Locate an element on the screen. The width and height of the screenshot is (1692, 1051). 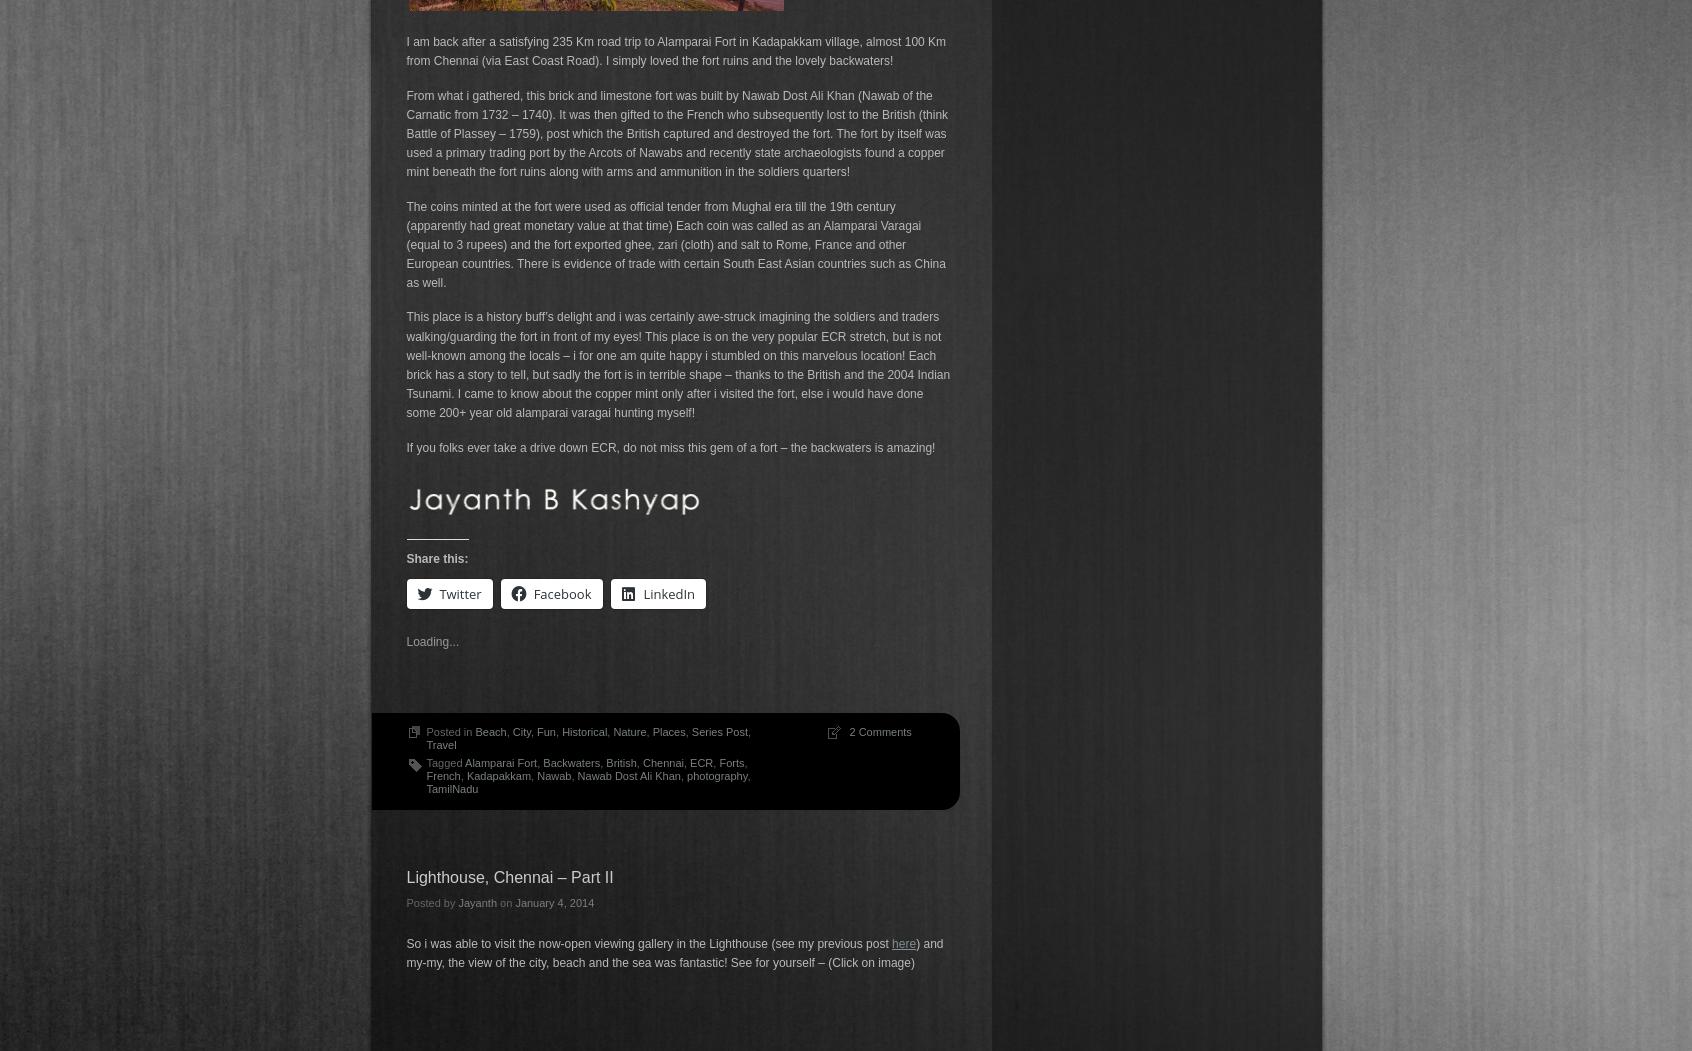
'Backwaters' is located at coordinates (570, 761).